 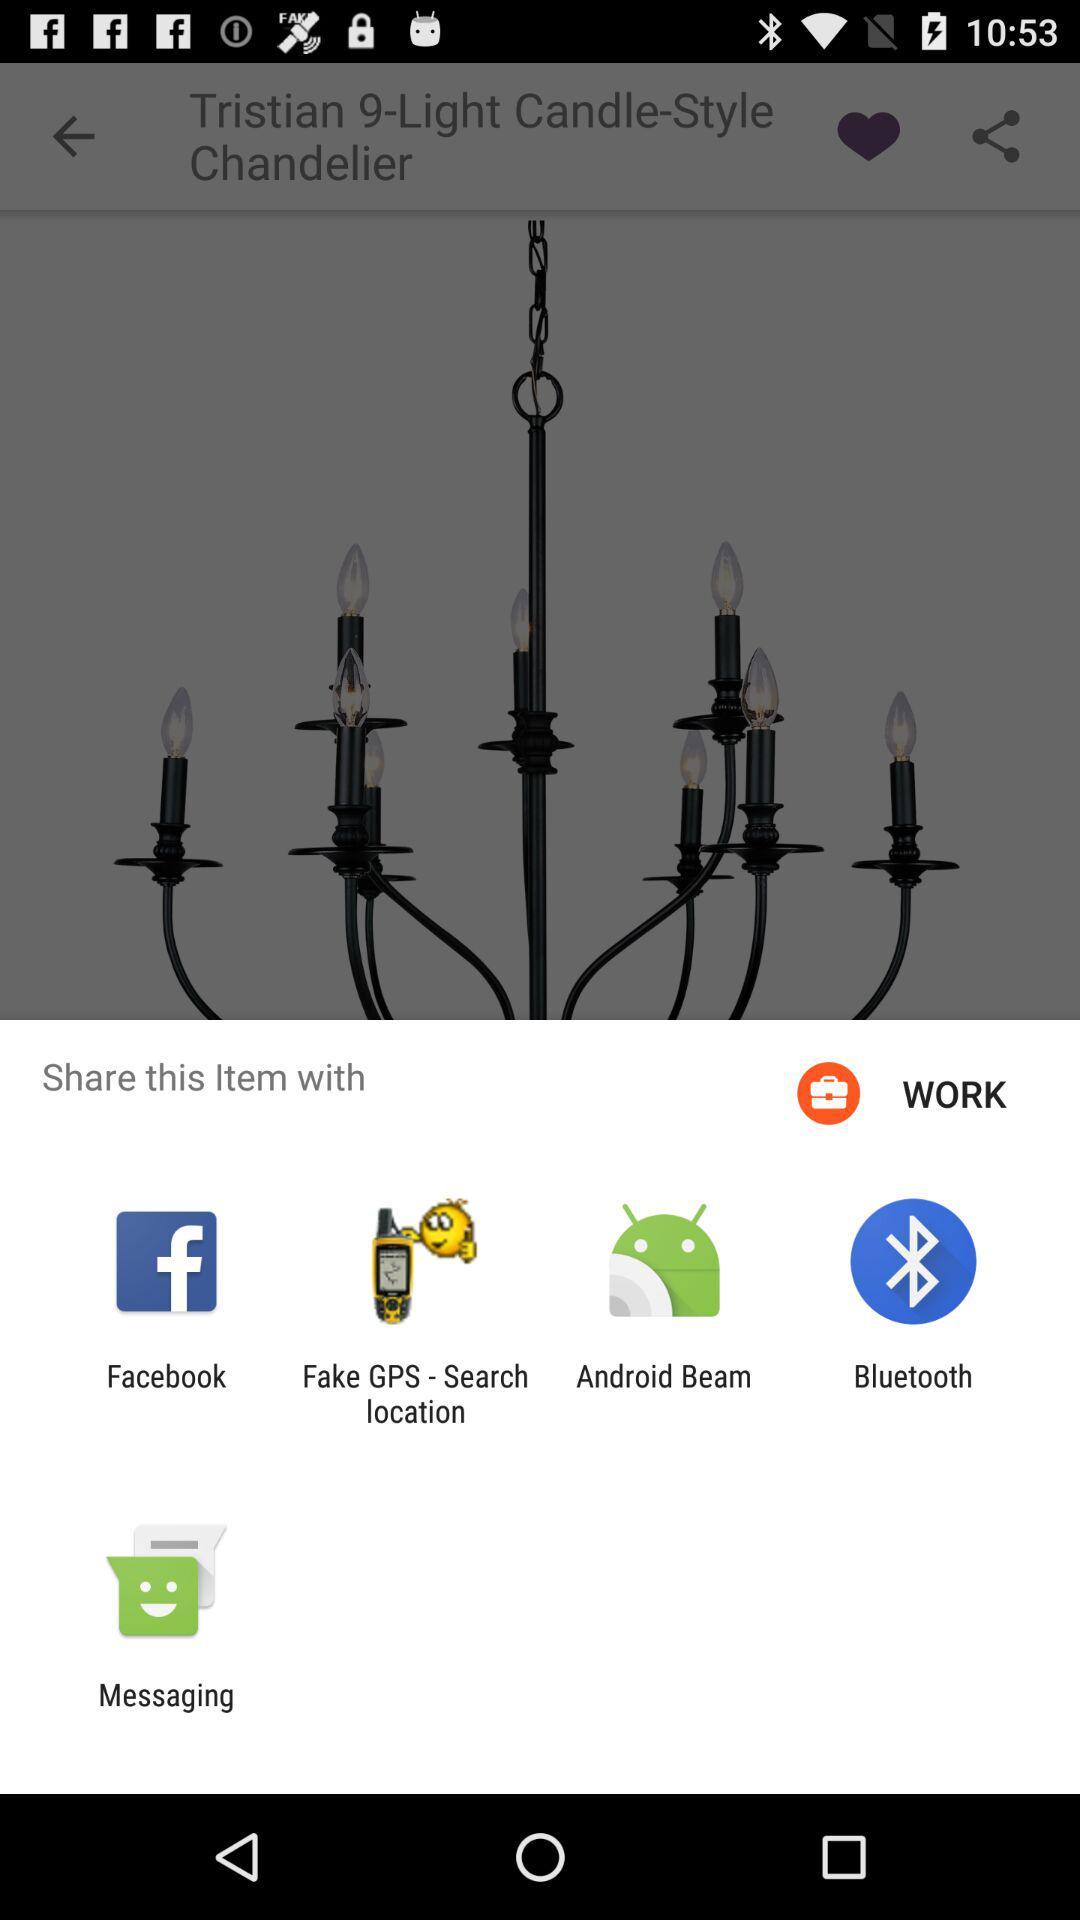 I want to click on the facebook app, so click(x=165, y=1392).